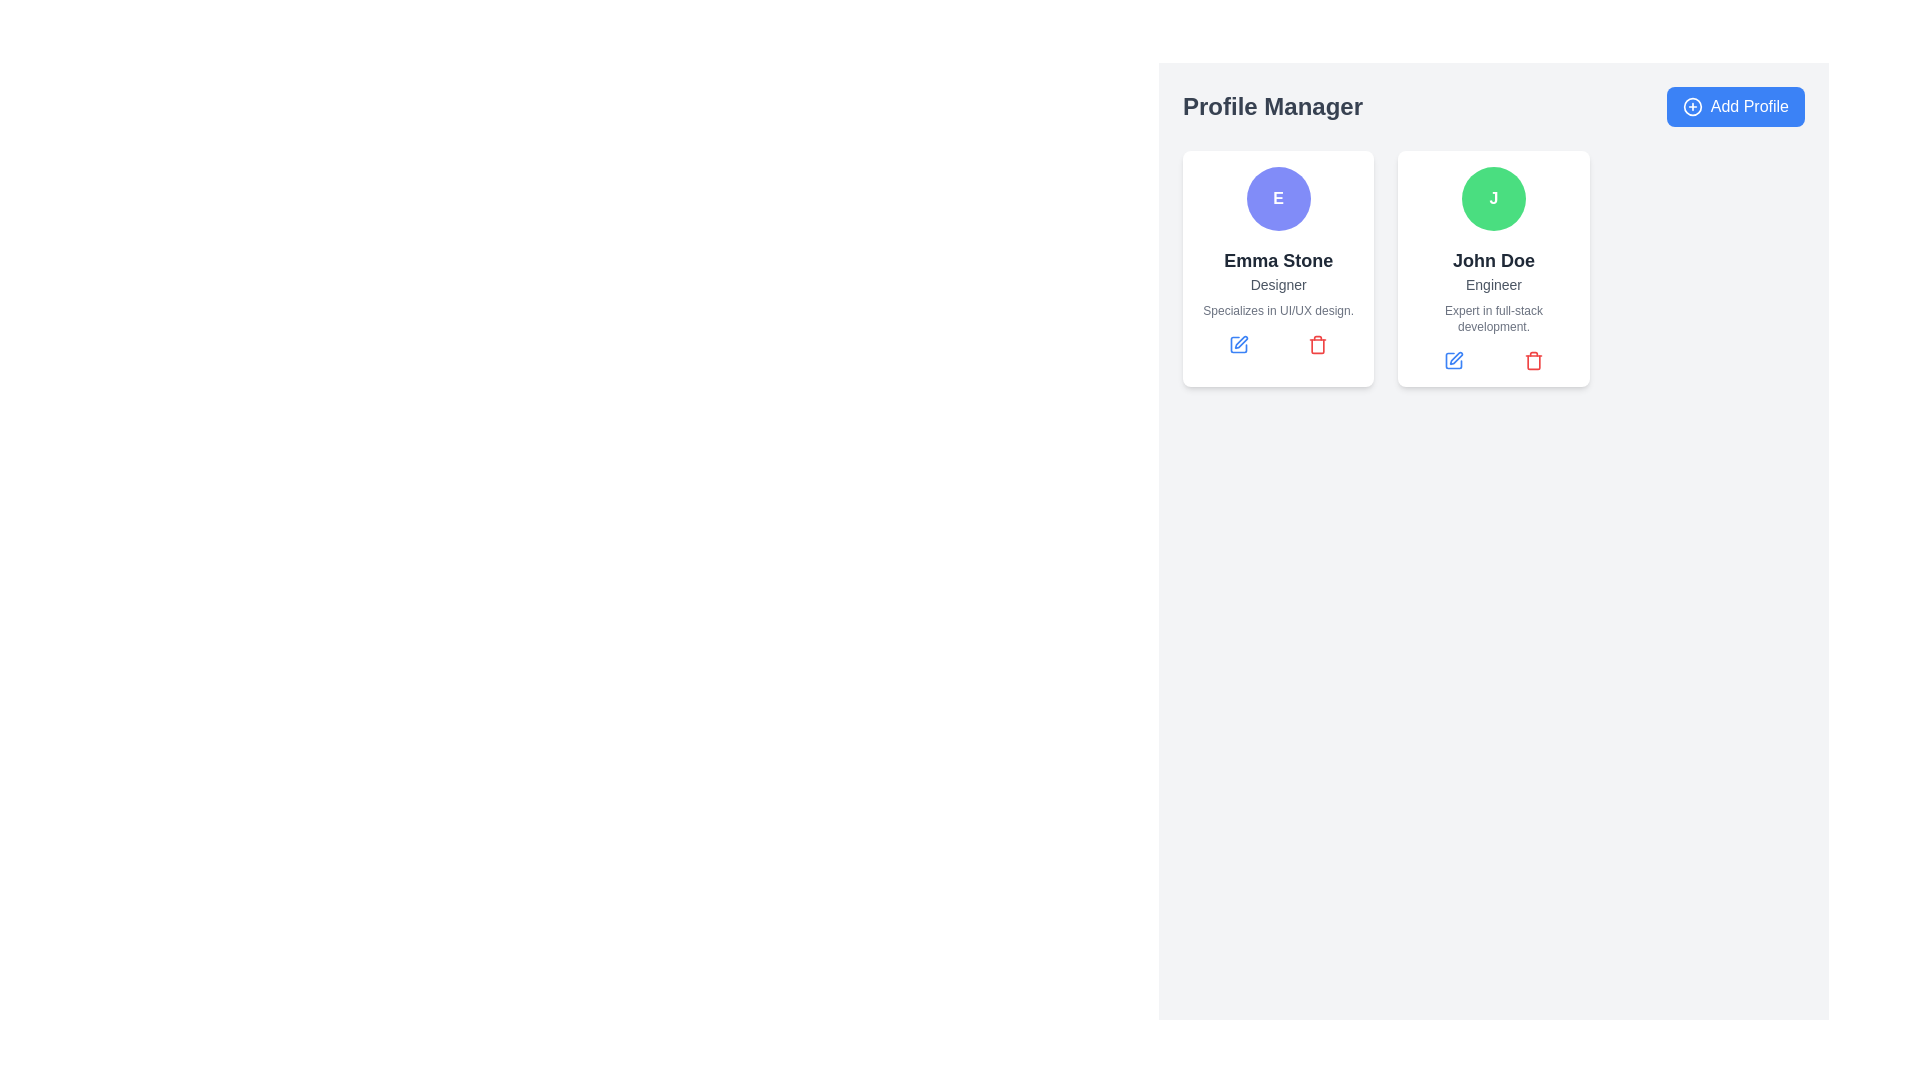 The height and width of the screenshot is (1080, 1920). I want to click on the icon located within the 'Add Profile' button in the top-right corner of the interface to understand its function related to profile creation, so click(1691, 107).